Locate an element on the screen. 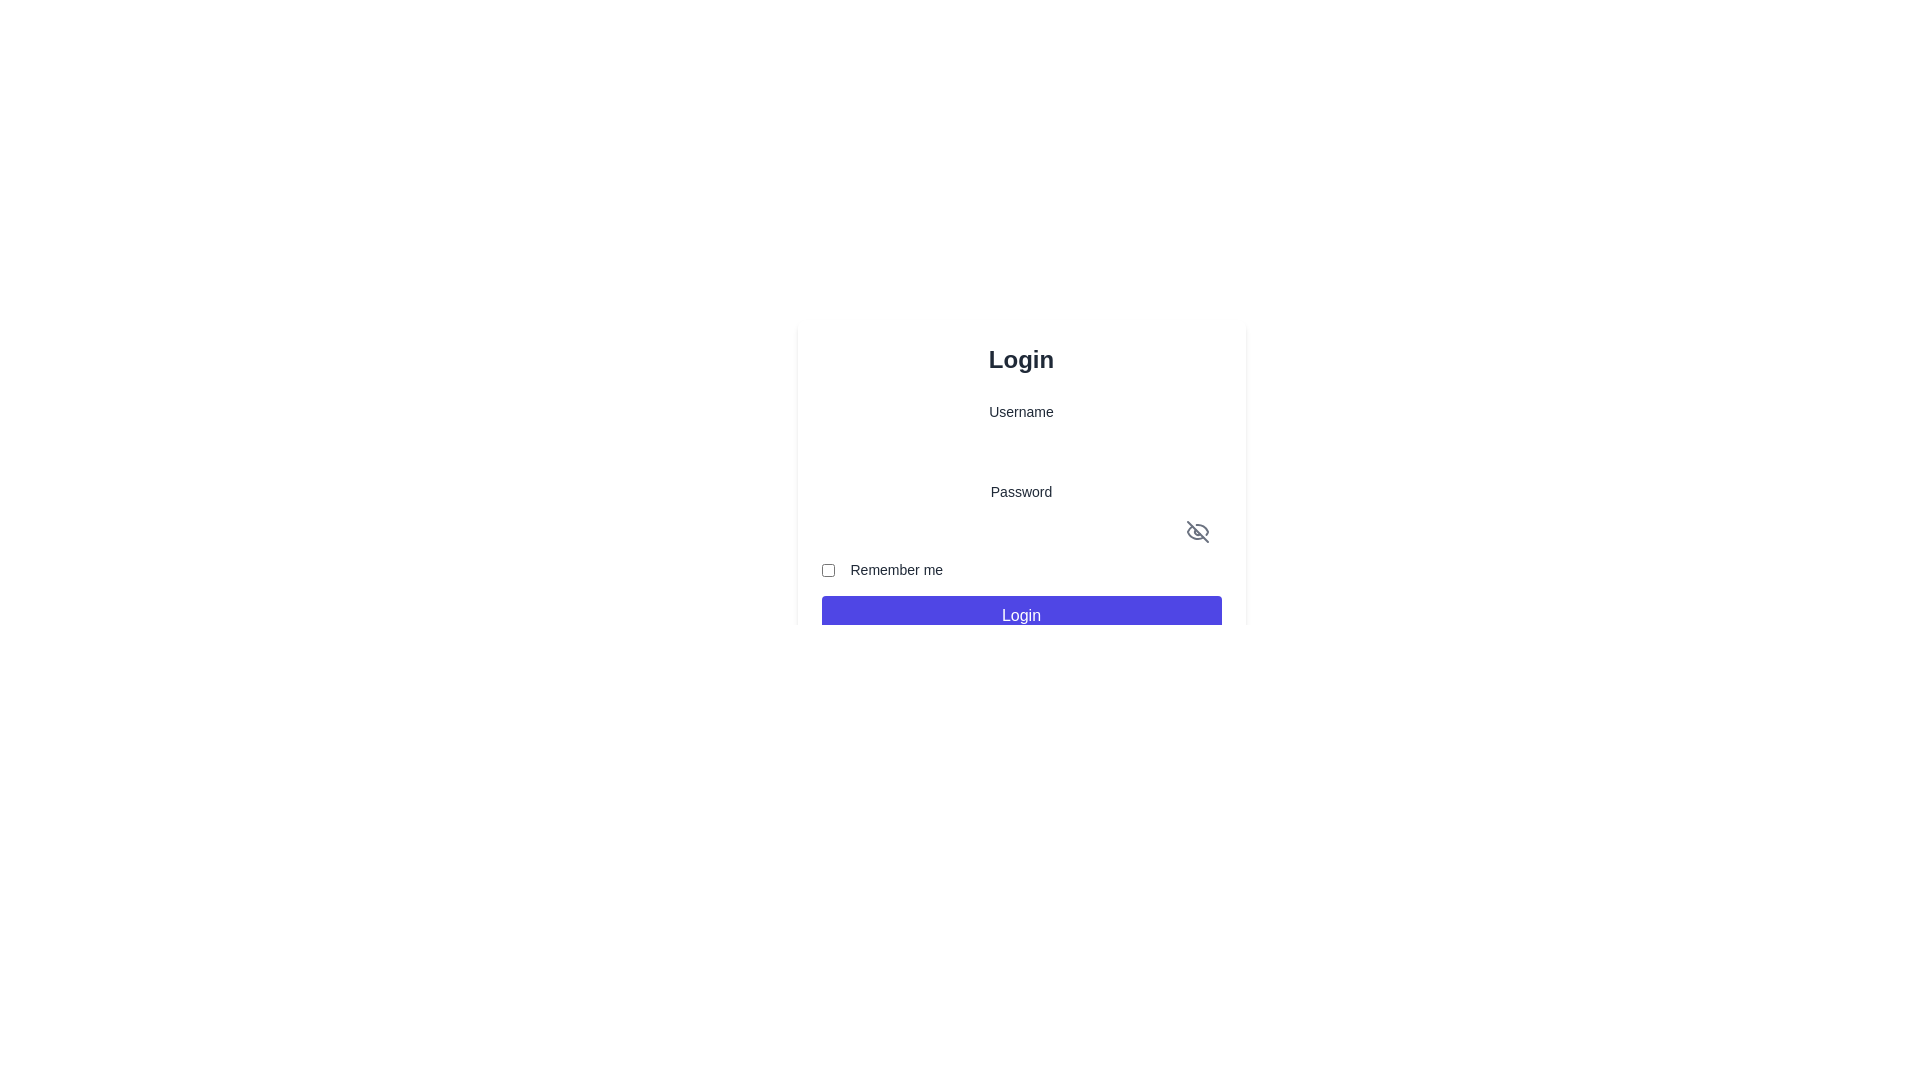 The image size is (1920, 1080). the small, light gray checkbox with a rounded border located to the left of the 'Remember me' text is located at coordinates (828, 570).